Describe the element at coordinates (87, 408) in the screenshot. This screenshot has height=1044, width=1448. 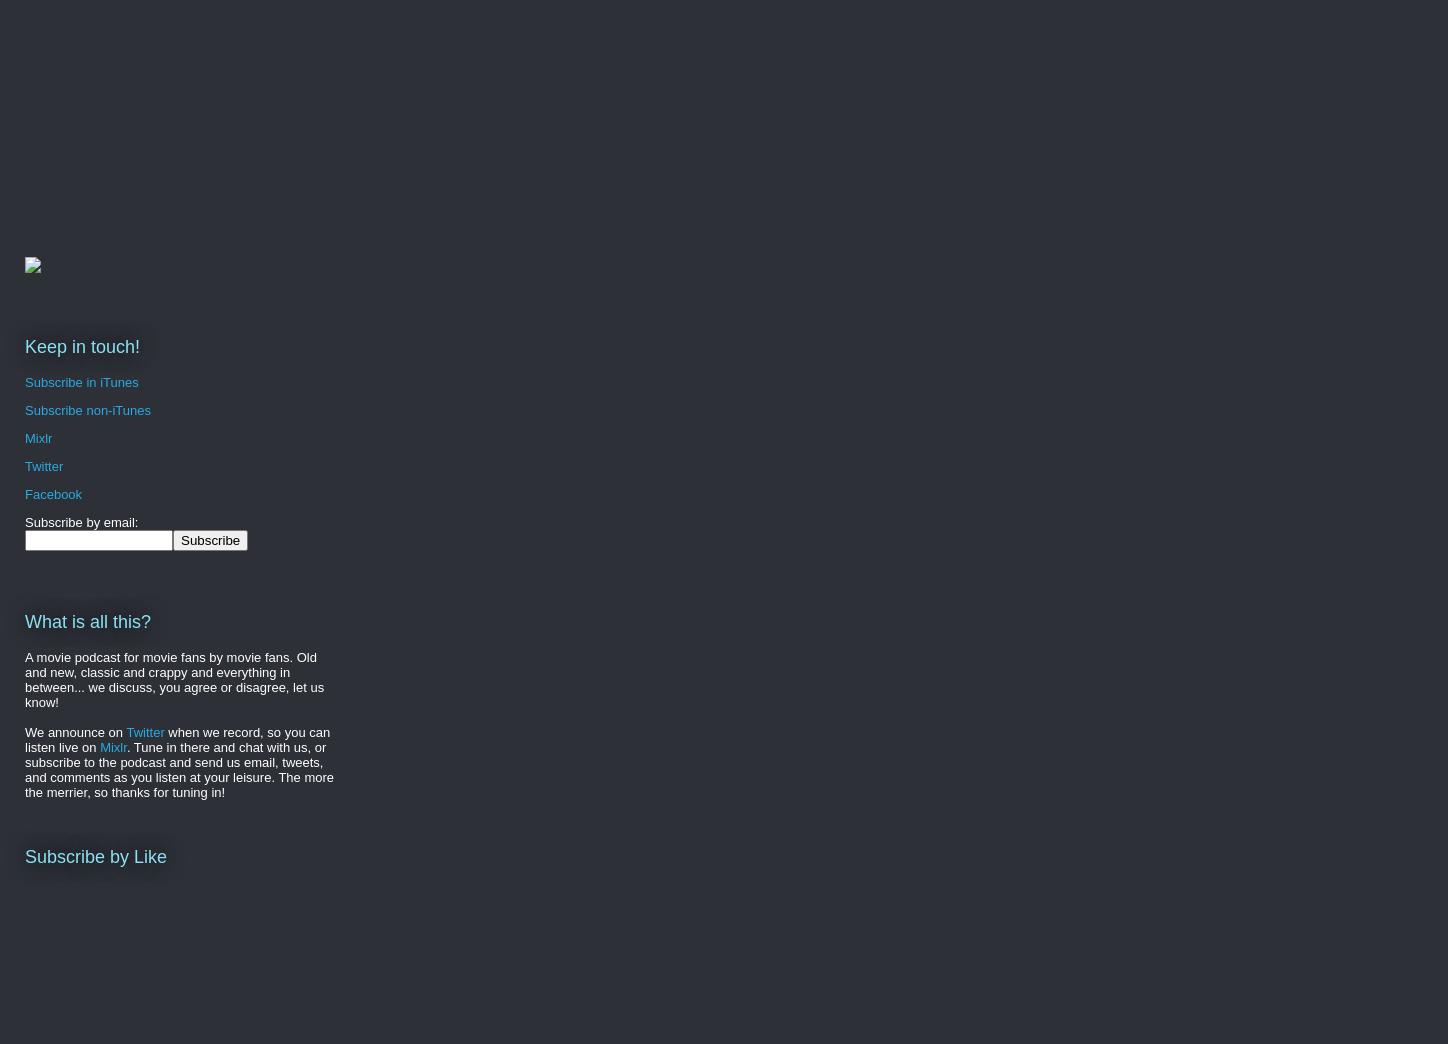
I see `'Subscribe non-iTunes'` at that location.